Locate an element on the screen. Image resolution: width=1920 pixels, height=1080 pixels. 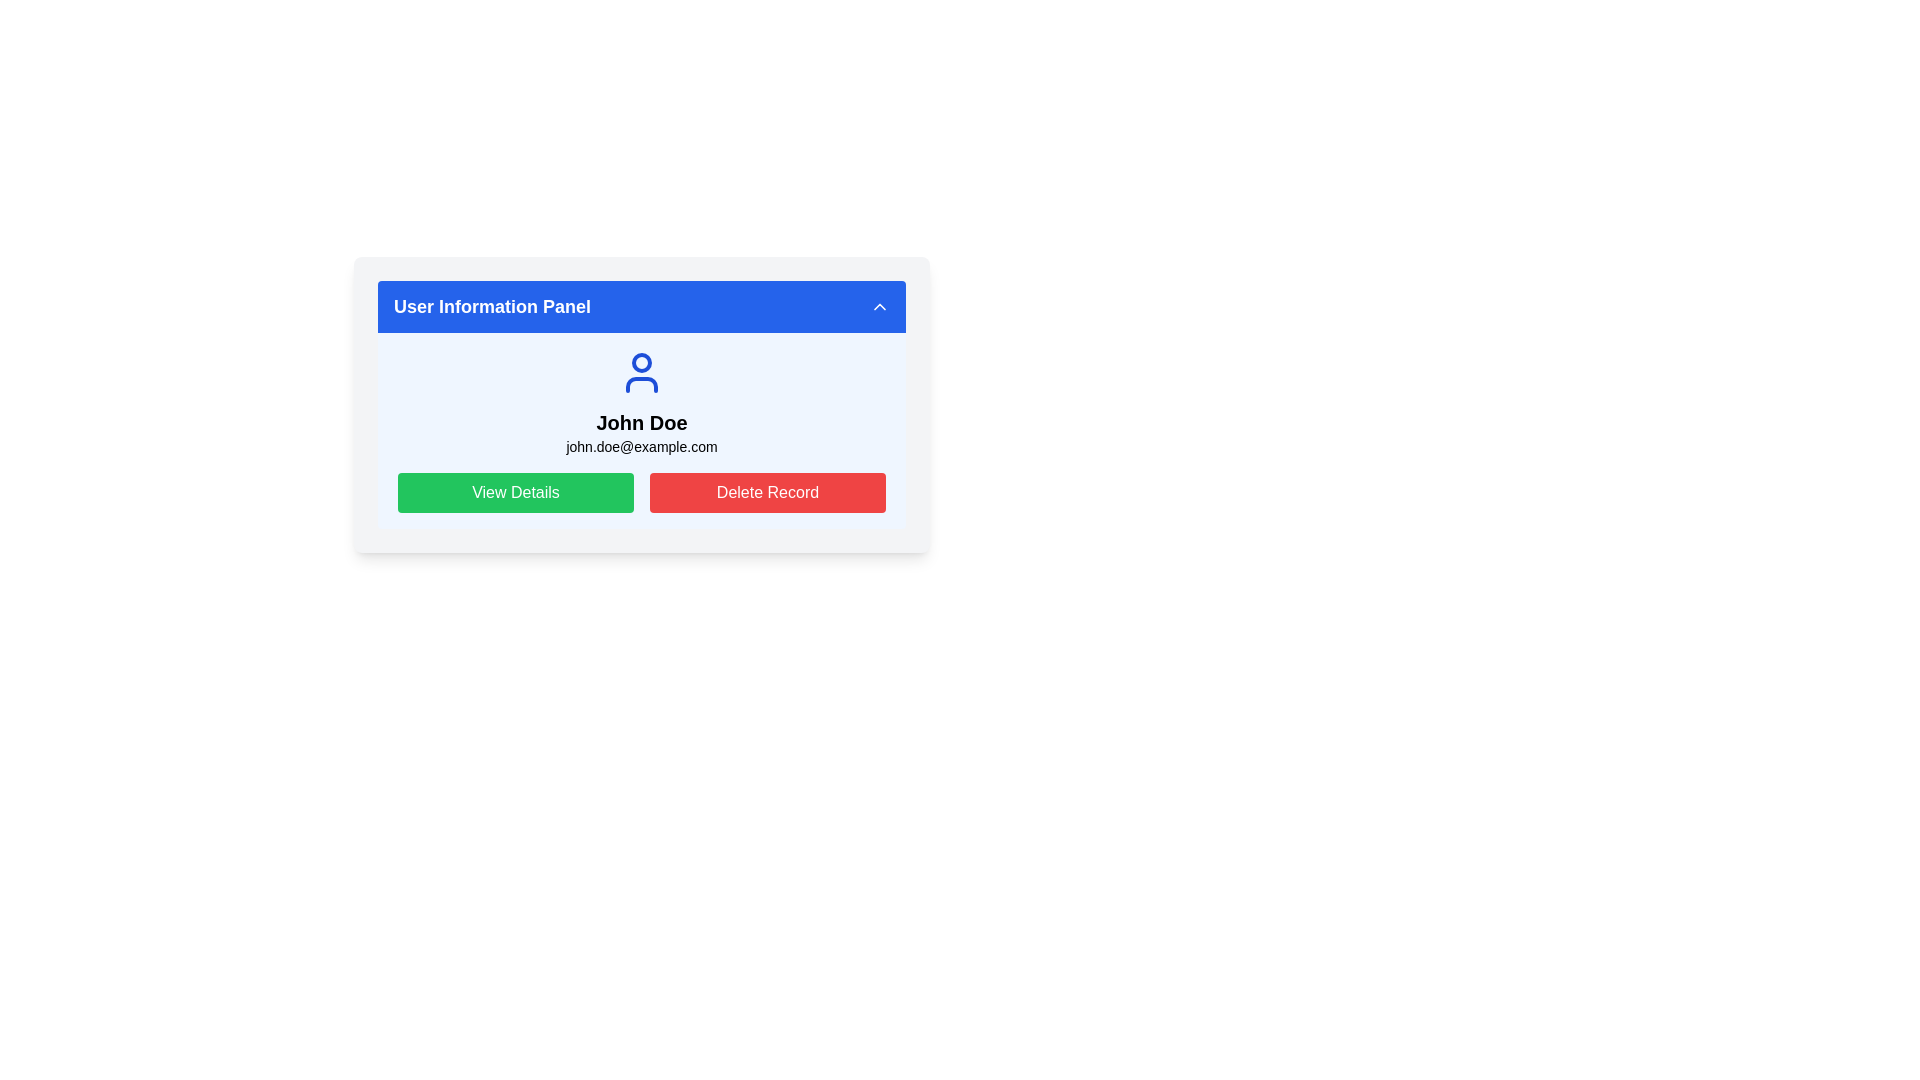
the email address text element located below 'John Doe' in the user information section is located at coordinates (642, 446).